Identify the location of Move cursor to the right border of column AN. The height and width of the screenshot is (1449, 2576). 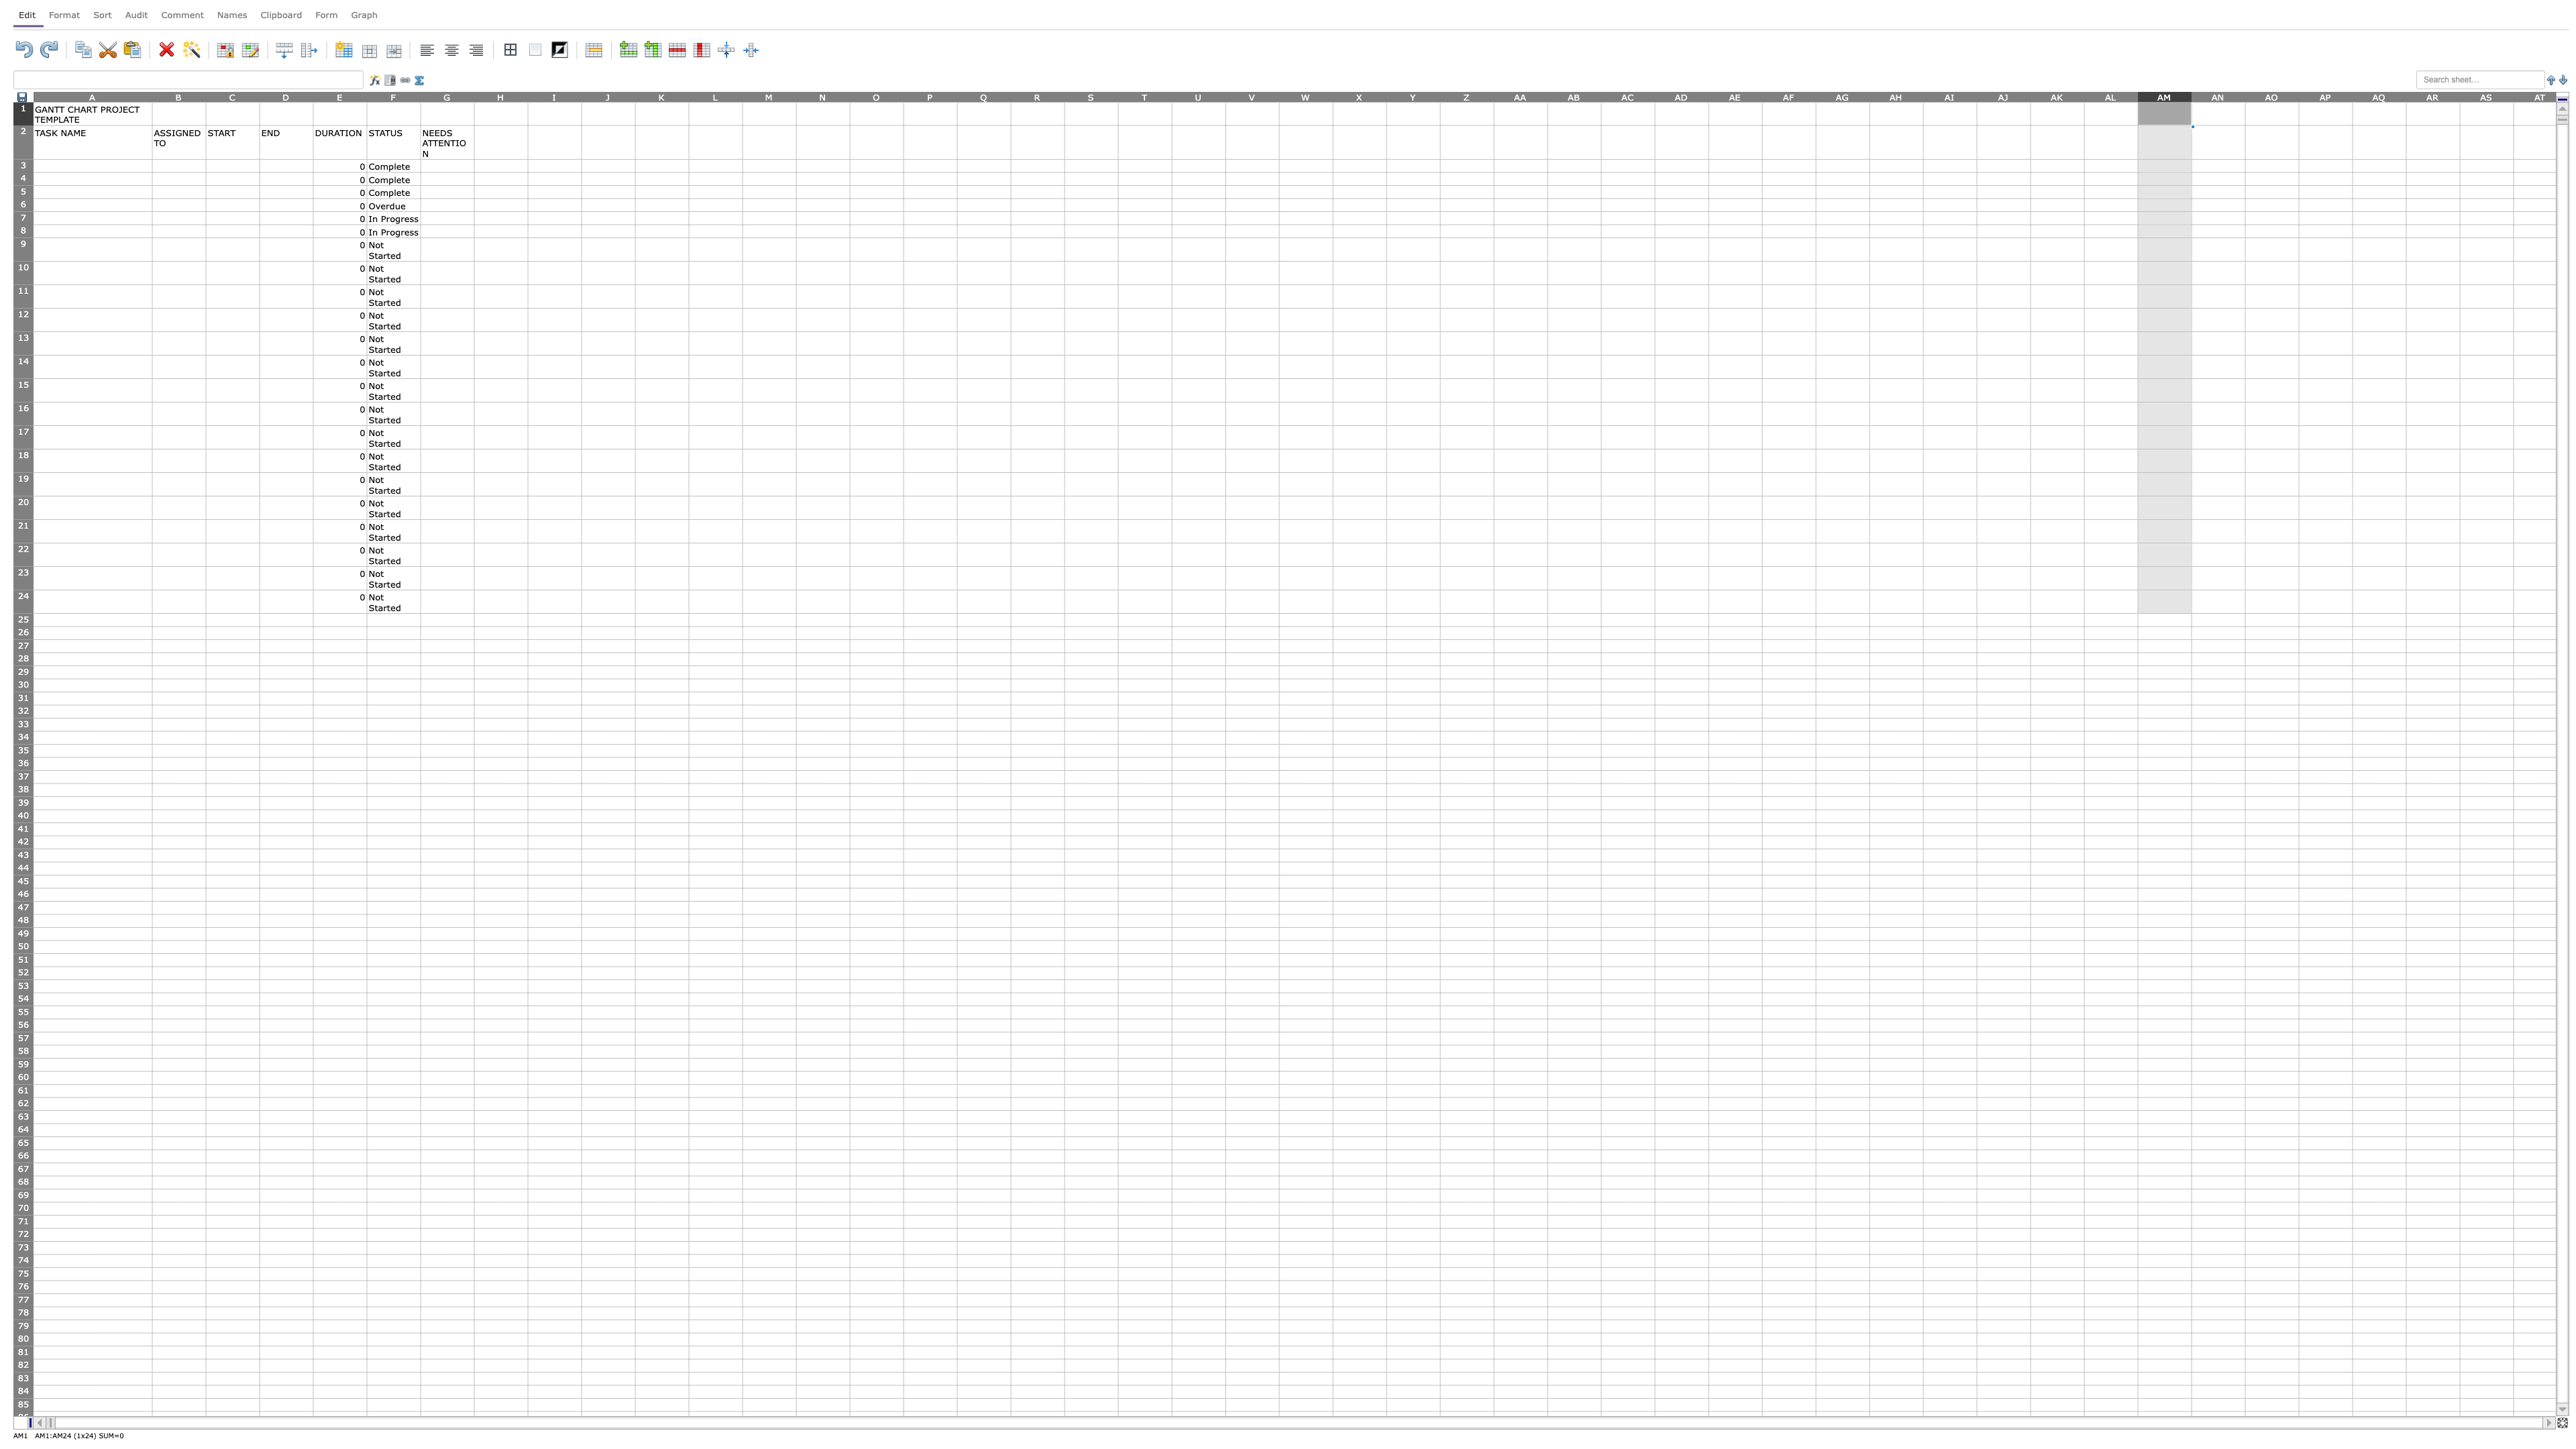
(2244, 95).